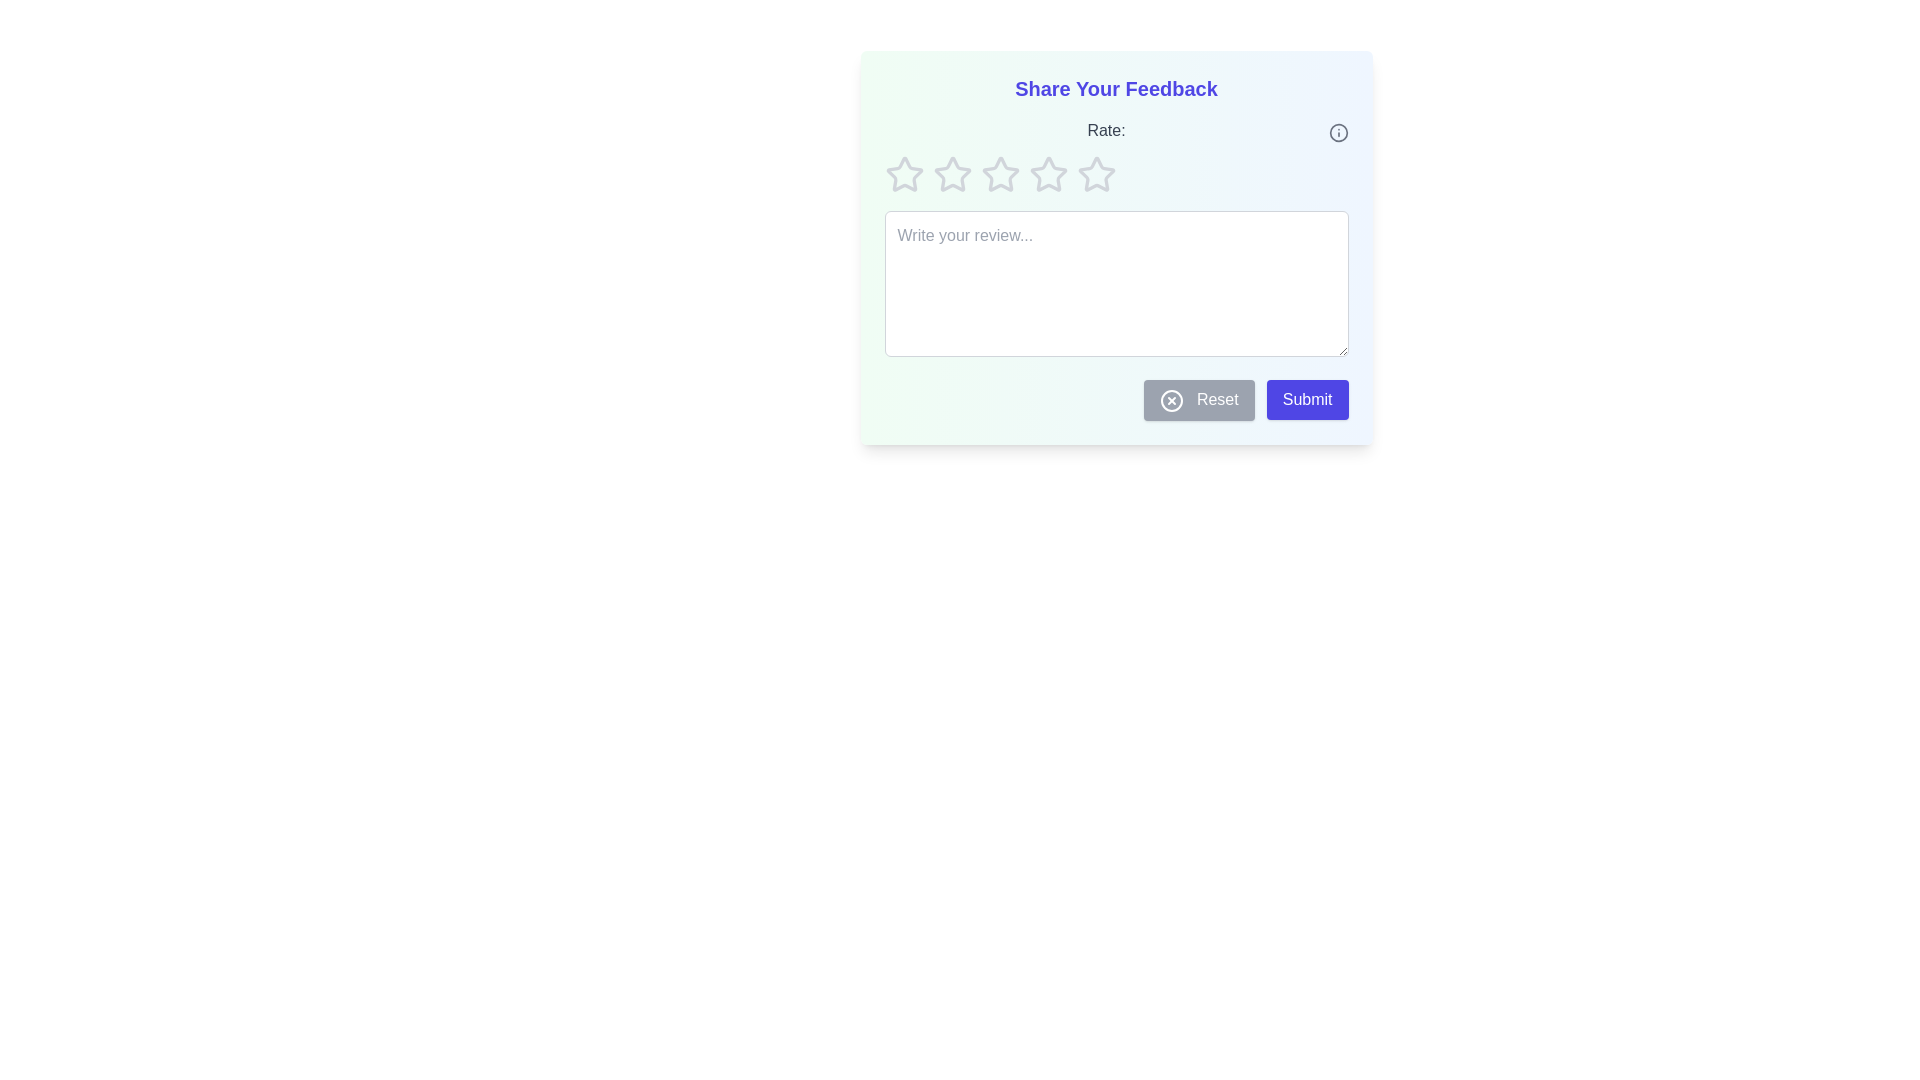 This screenshot has width=1920, height=1080. I want to click on the star corresponding to 3 rating to set the rating, so click(1000, 173).